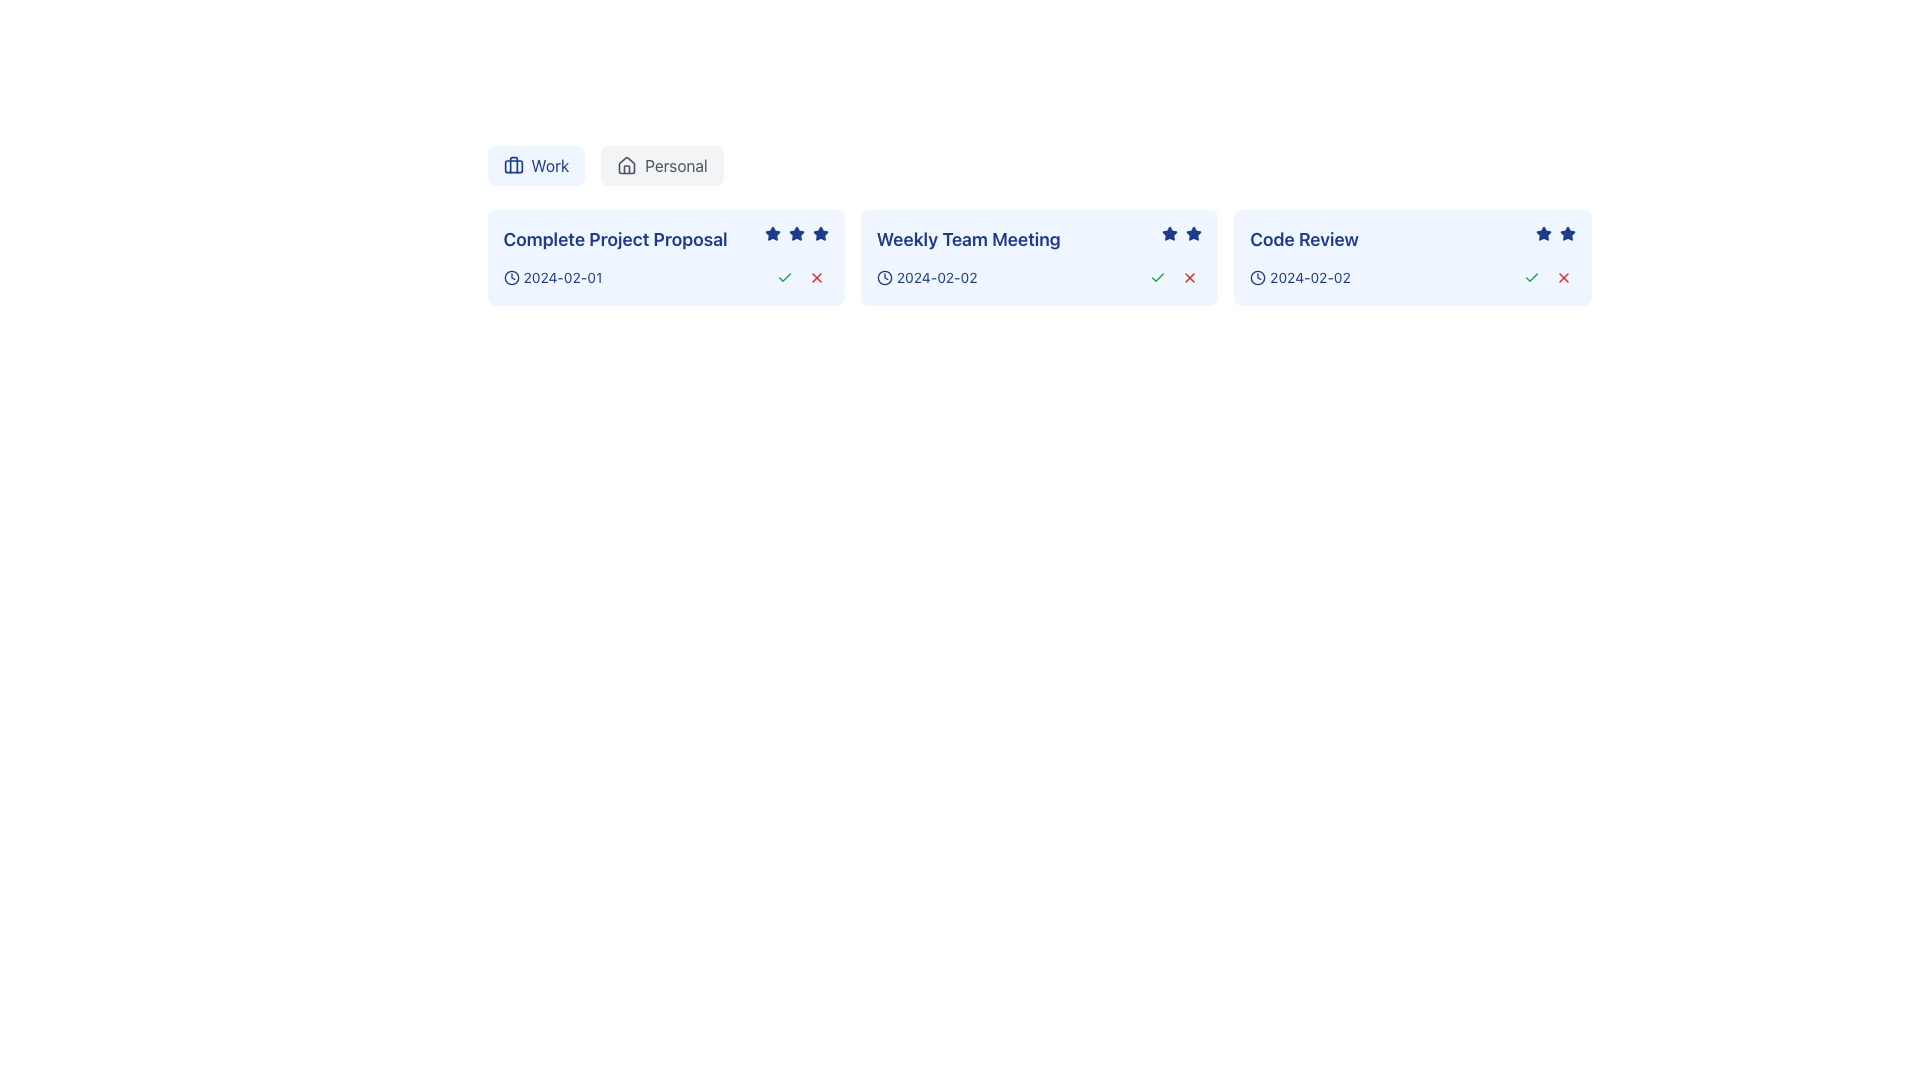 This screenshot has height=1080, width=1920. Describe the element at coordinates (816, 277) in the screenshot. I see `the Icon button located in the 'Complete Project Proposal' card, which is adjacent to a green checkmark icon` at that location.